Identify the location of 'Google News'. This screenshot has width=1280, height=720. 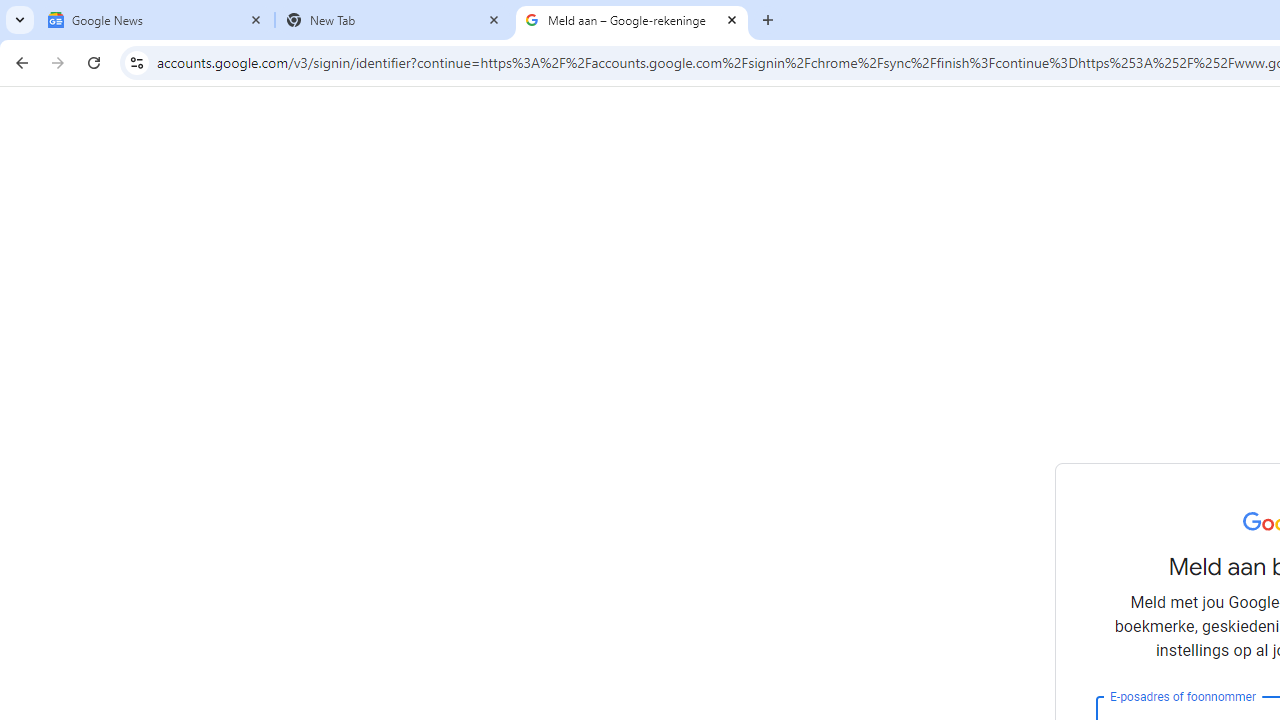
(155, 20).